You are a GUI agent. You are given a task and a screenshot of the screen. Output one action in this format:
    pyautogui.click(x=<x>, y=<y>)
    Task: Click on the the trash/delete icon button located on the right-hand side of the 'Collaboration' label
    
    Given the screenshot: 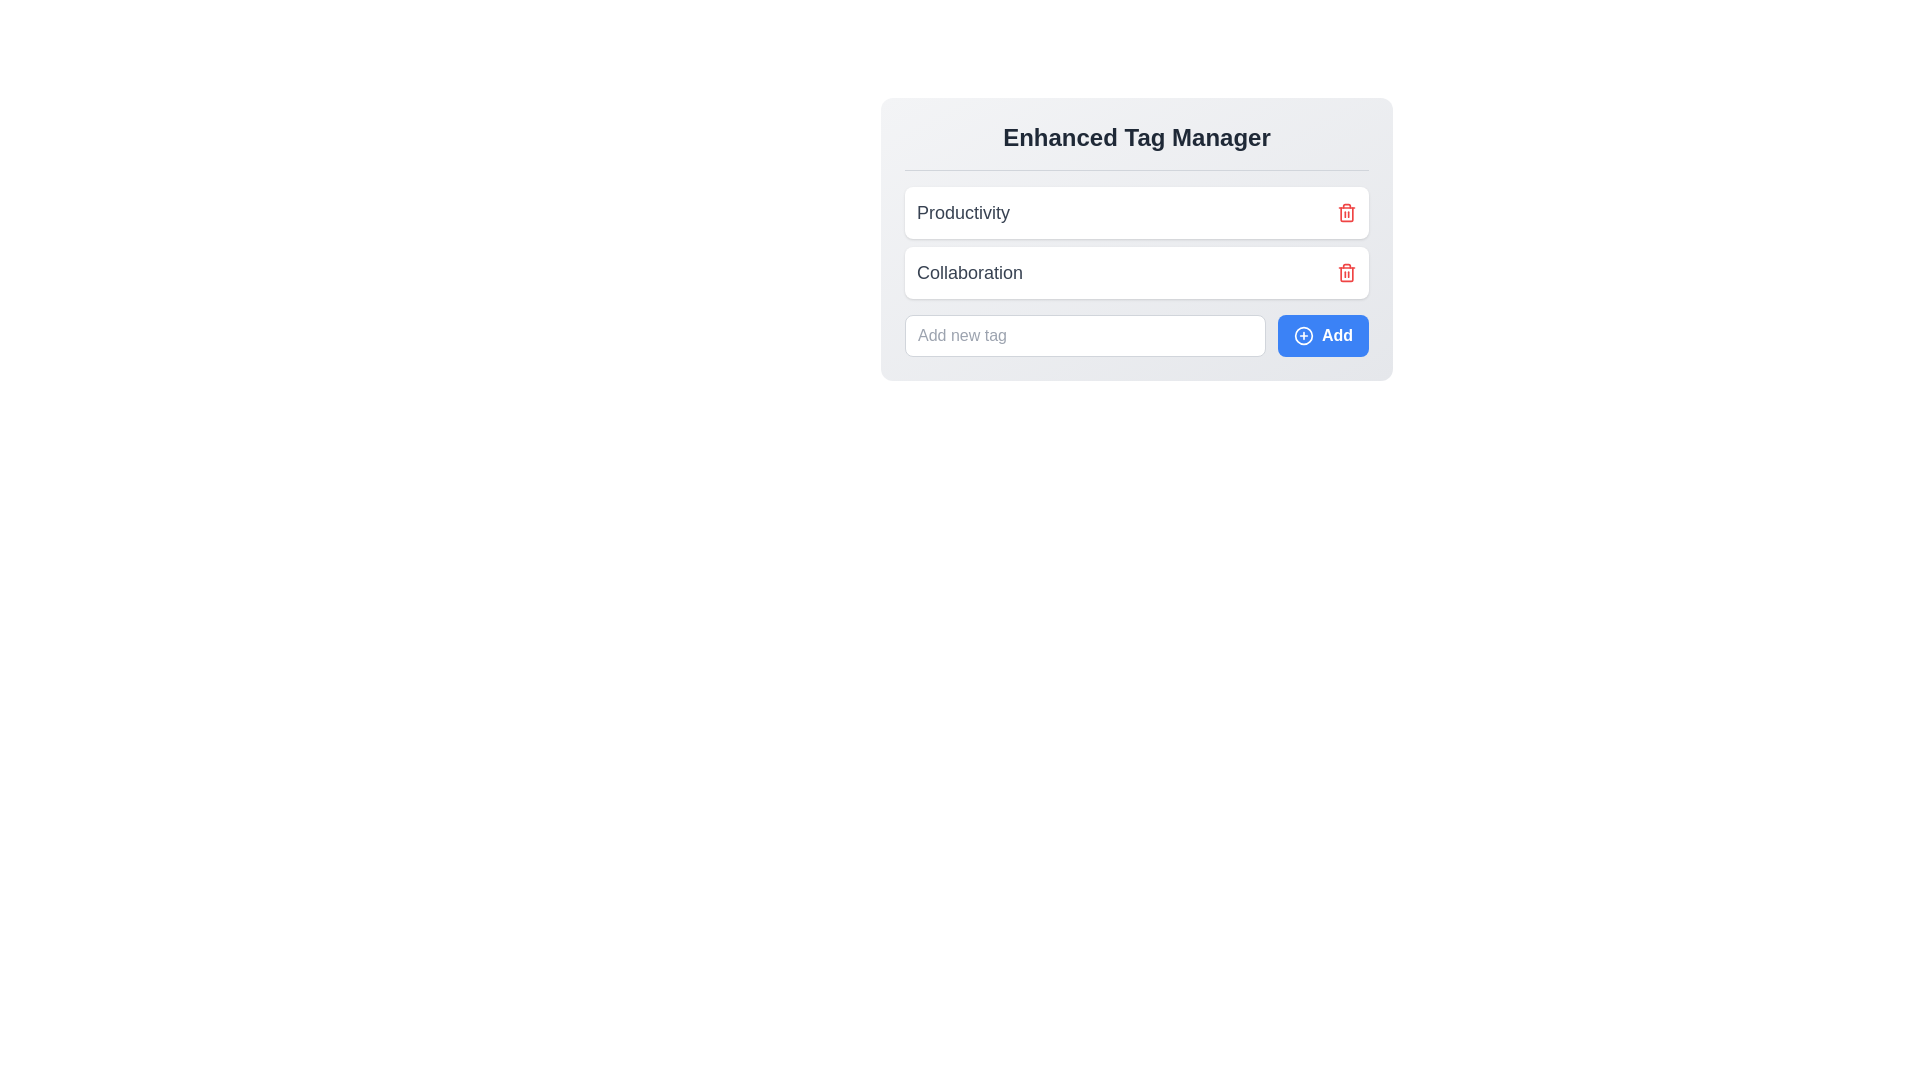 What is the action you would take?
    pyautogui.click(x=1347, y=273)
    